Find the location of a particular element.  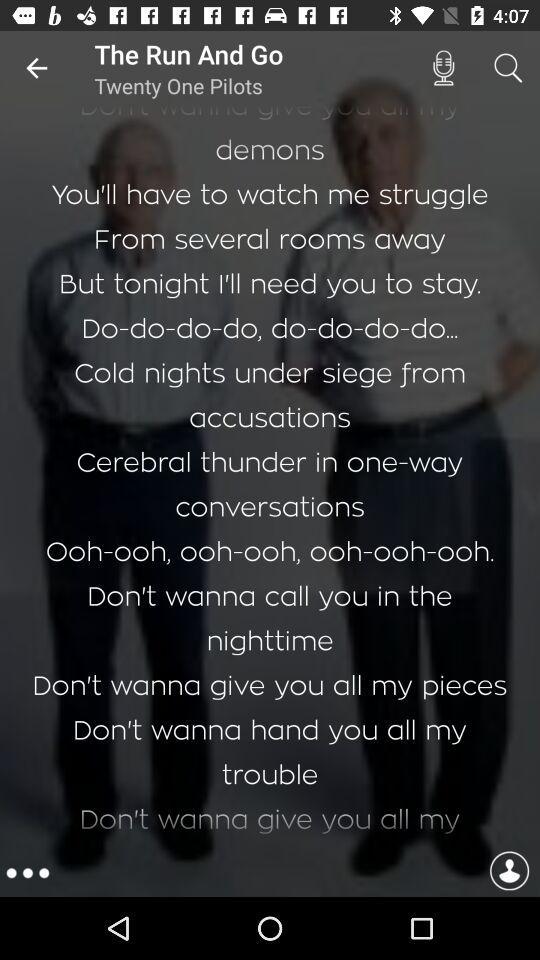

go longoun is located at coordinates (509, 872).